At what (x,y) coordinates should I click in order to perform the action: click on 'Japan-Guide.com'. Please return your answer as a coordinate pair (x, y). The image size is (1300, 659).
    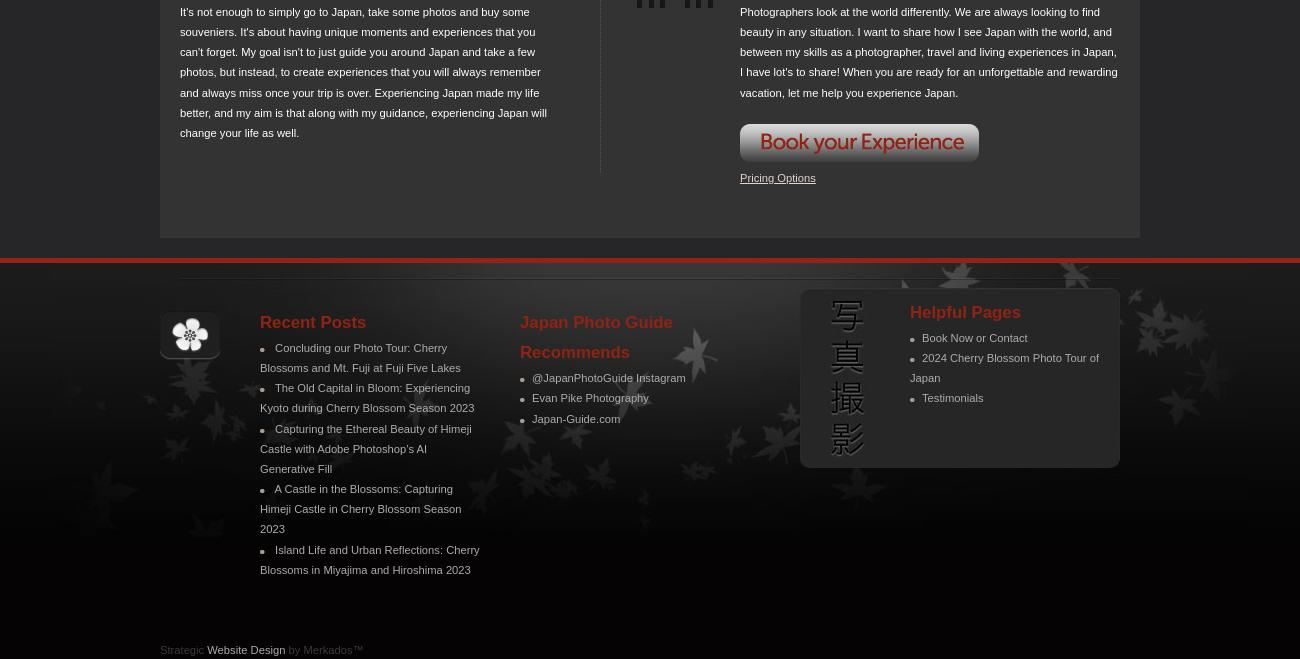
    Looking at the image, I should click on (575, 418).